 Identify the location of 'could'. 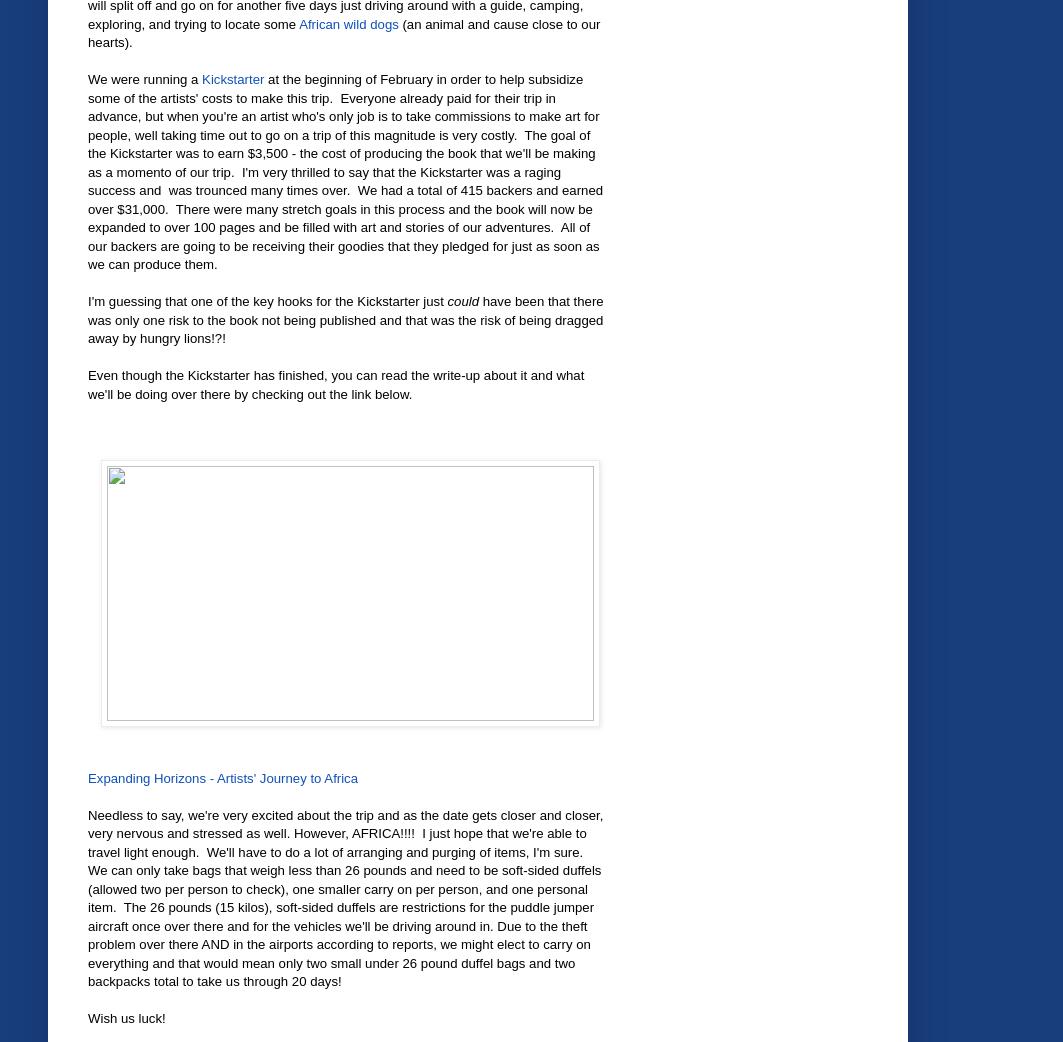
(463, 301).